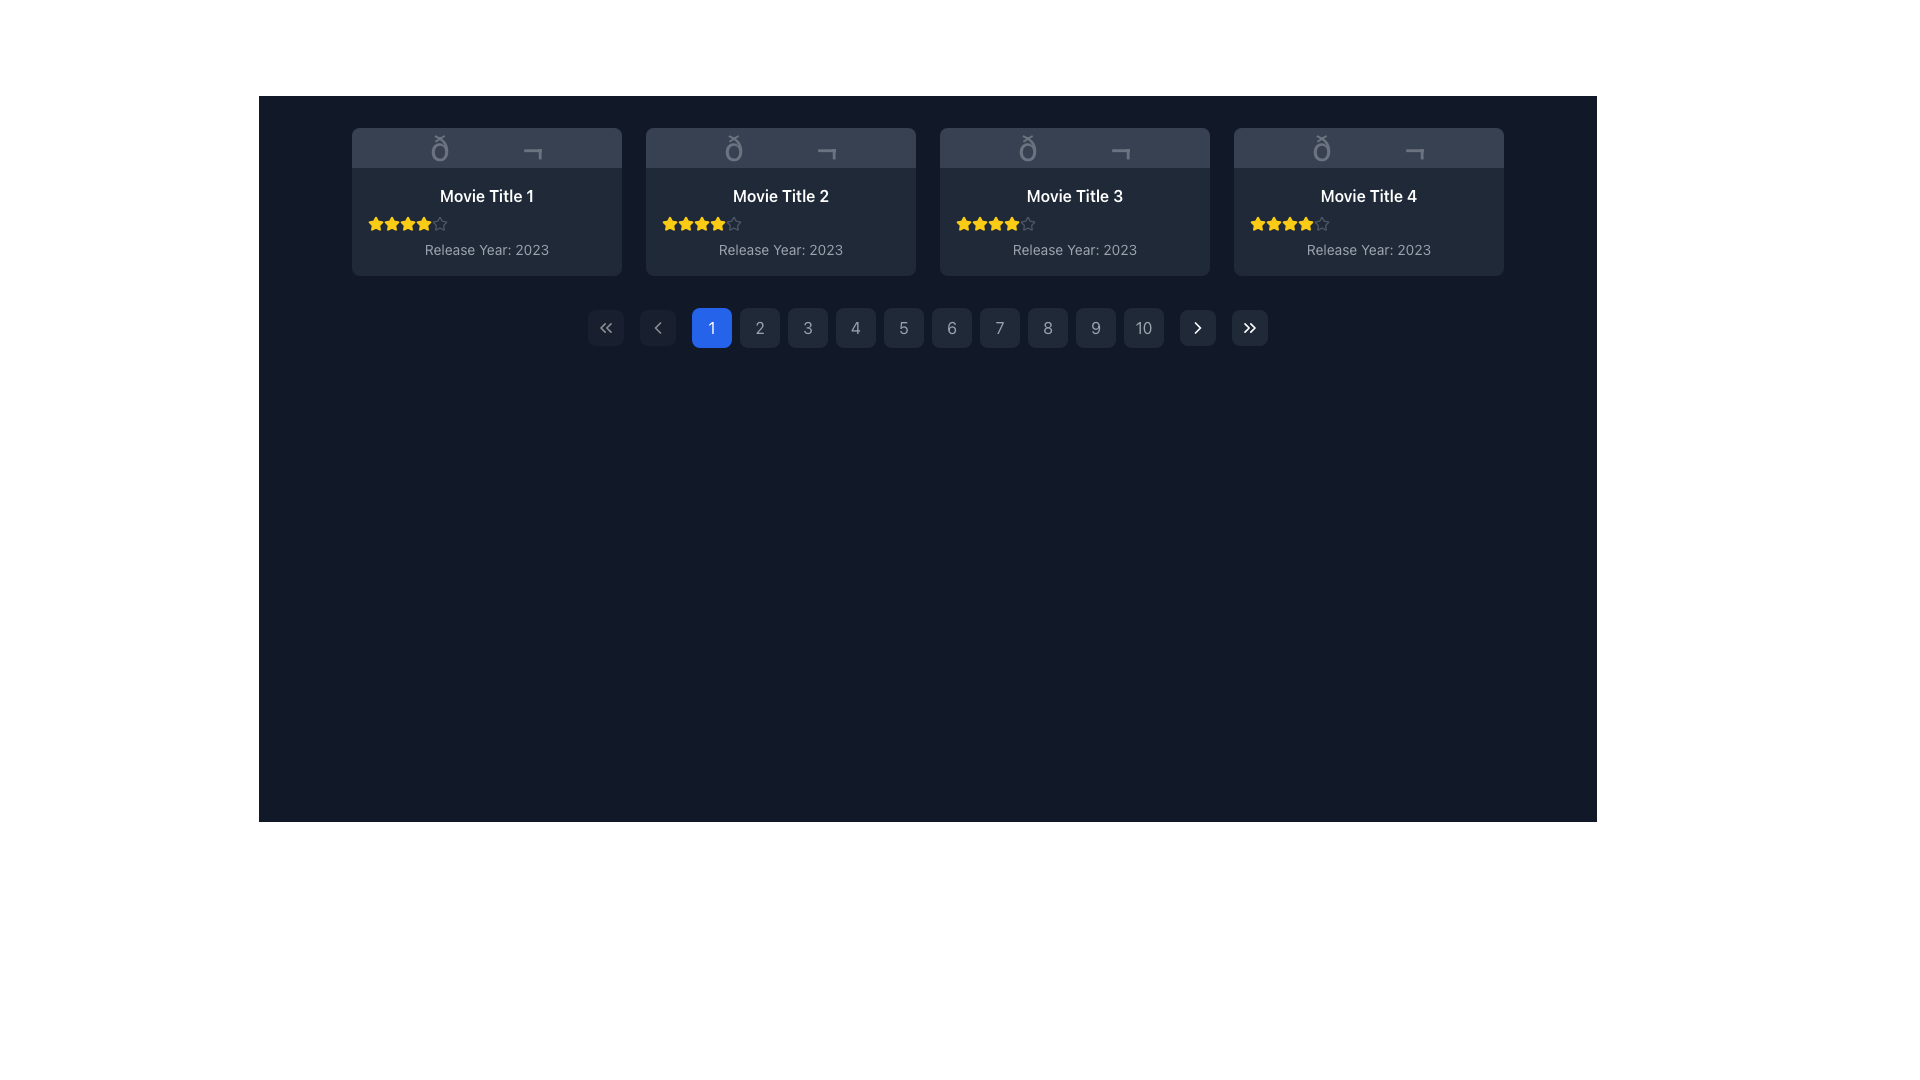 Image resolution: width=1920 pixels, height=1080 pixels. What do you see at coordinates (711, 326) in the screenshot?
I see `the blue square button displaying the number '1'` at bounding box center [711, 326].